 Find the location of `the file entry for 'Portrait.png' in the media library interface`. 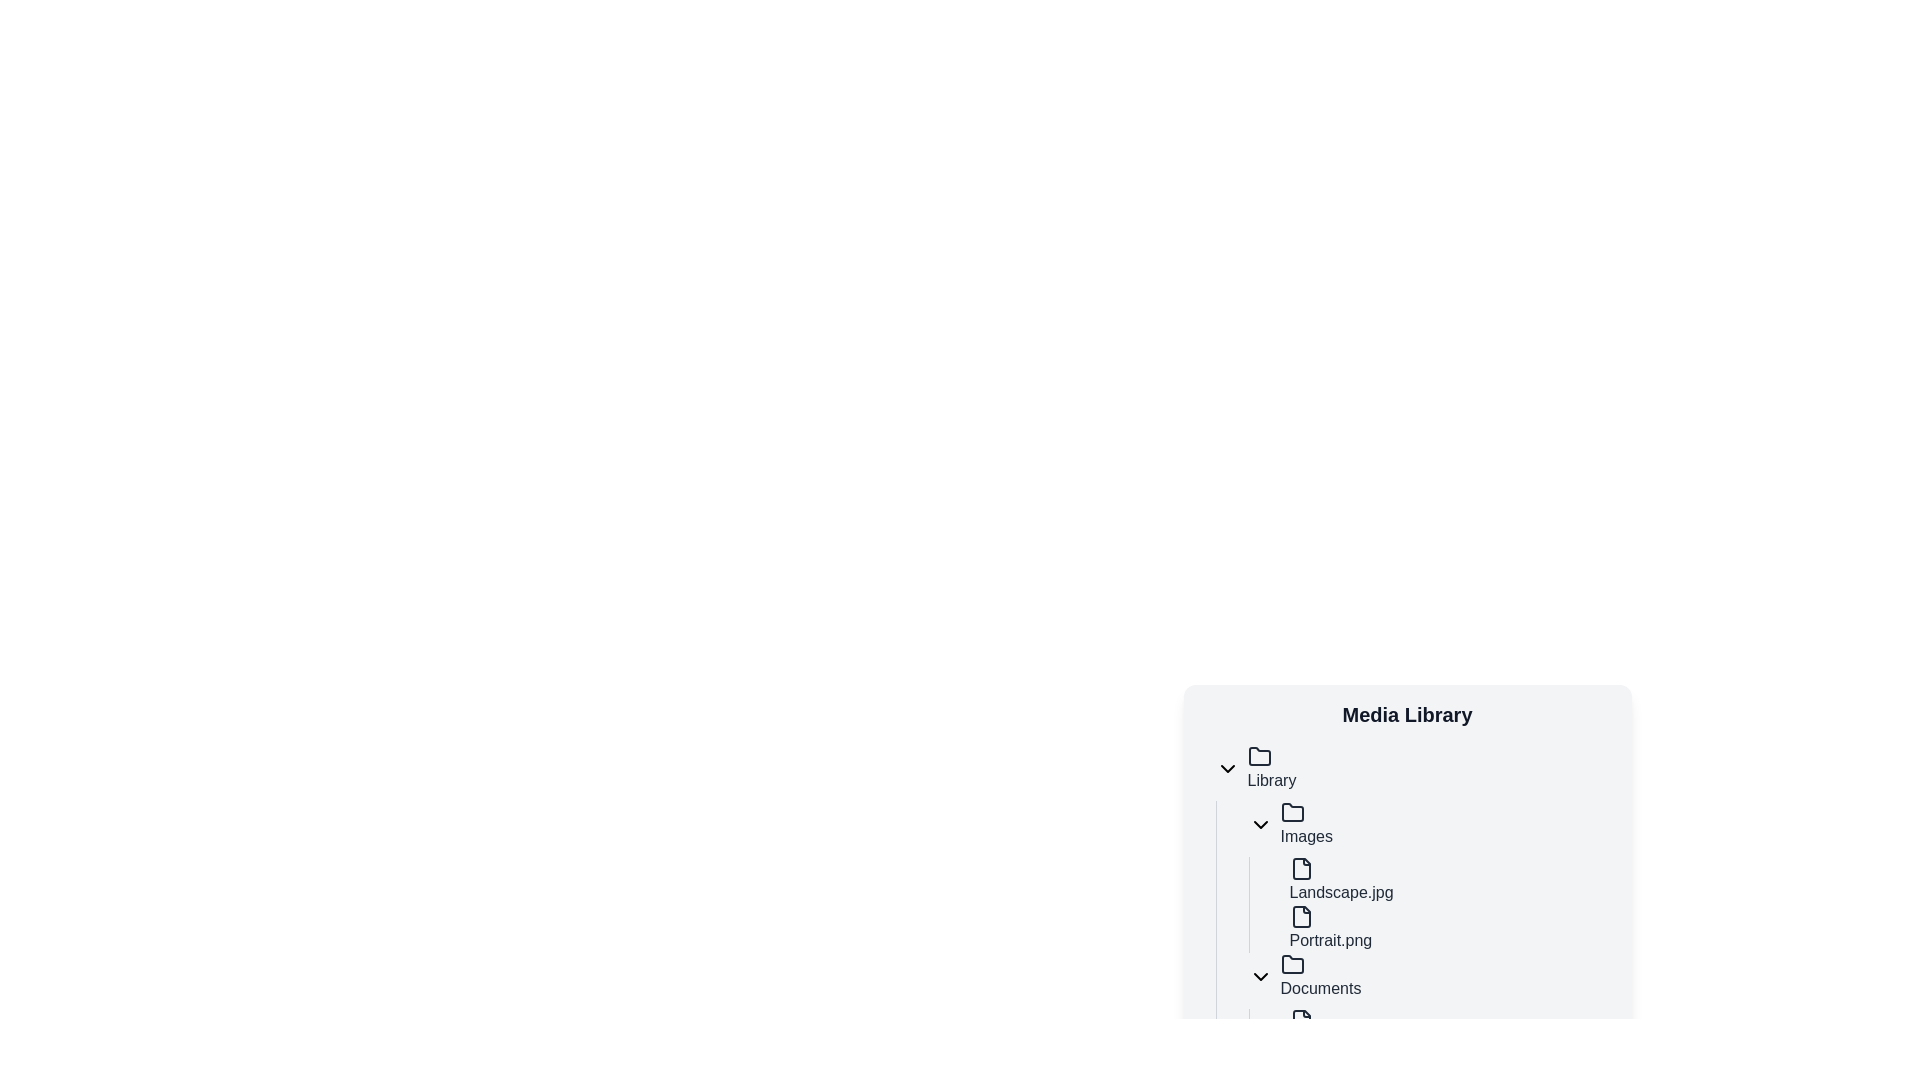

the file entry for 'Portrait.png' in the media library interface is located at coordinates (1448, 929).